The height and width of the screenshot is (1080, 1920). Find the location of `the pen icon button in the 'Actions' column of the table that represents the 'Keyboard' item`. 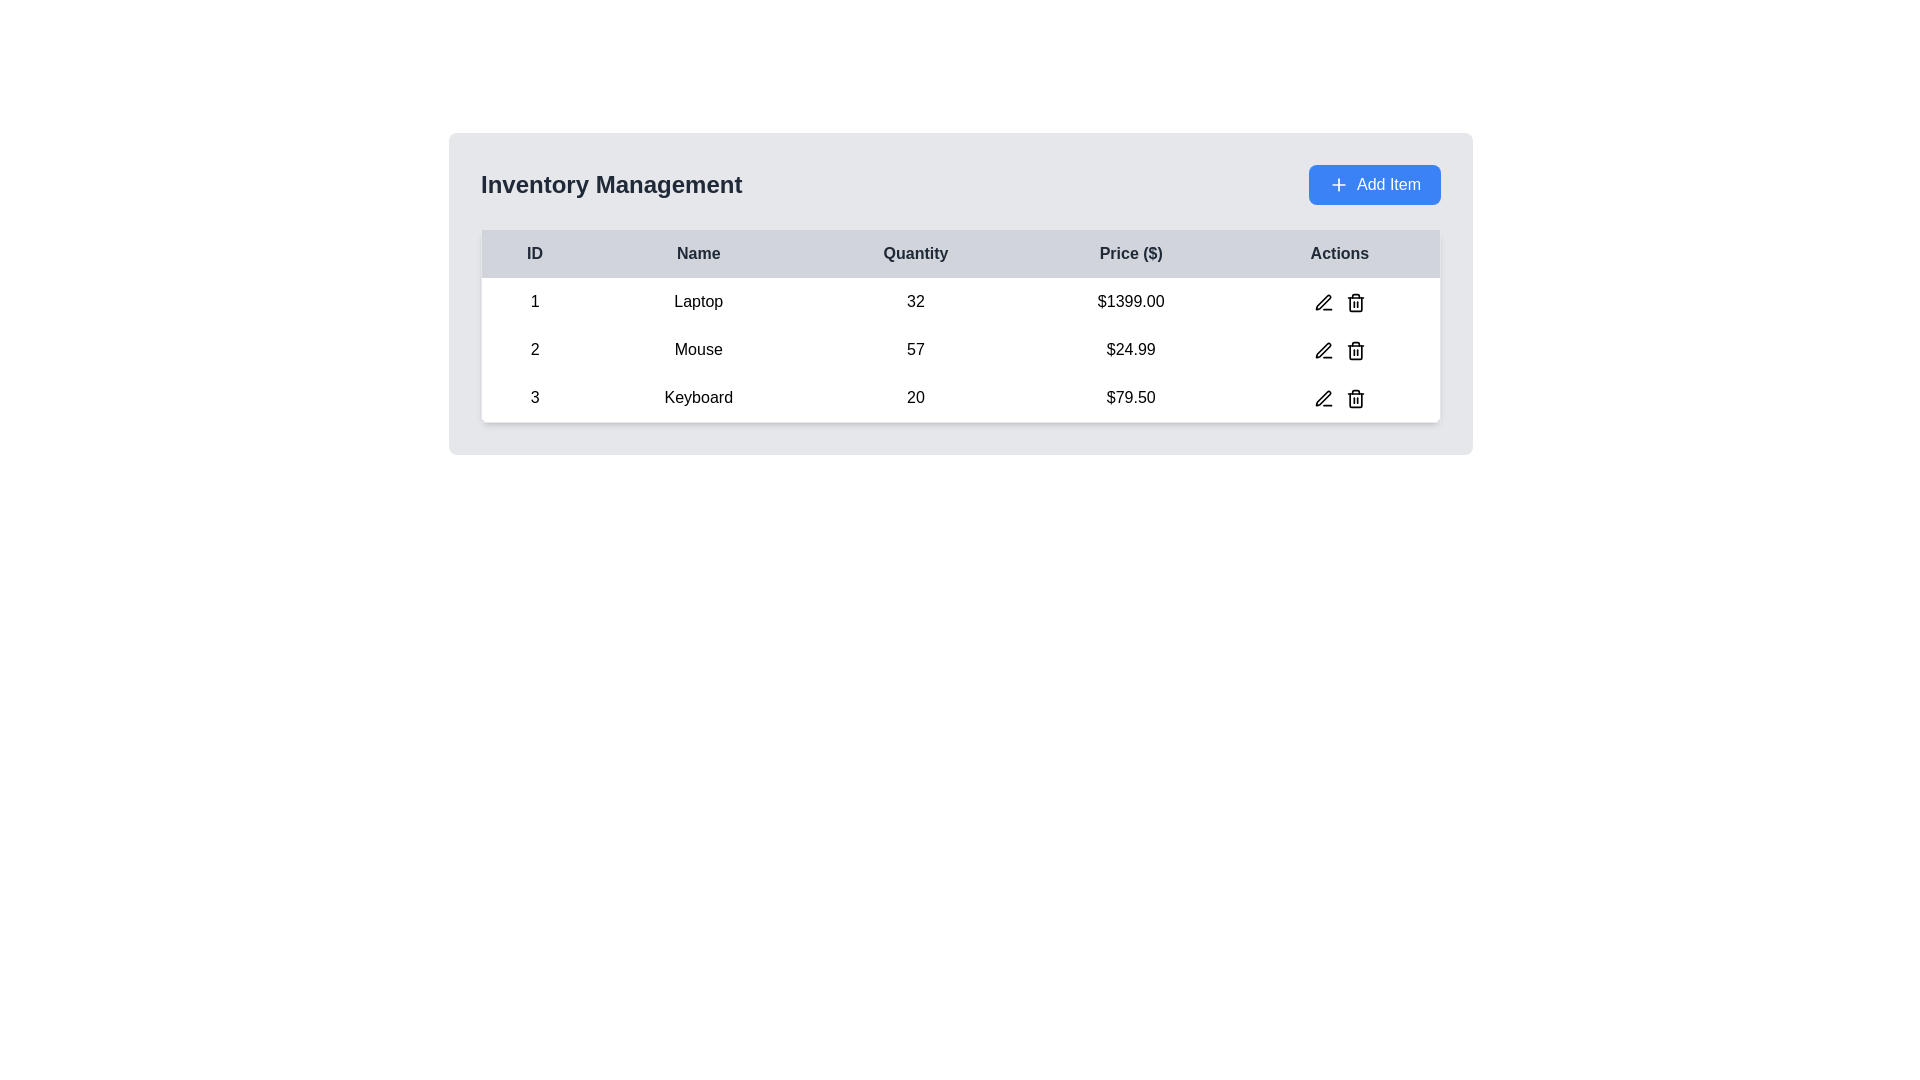

the pen icon button in the 'Actions' column of the table that represents the 'Keyboard' item is located at coordinates (1323, 398).